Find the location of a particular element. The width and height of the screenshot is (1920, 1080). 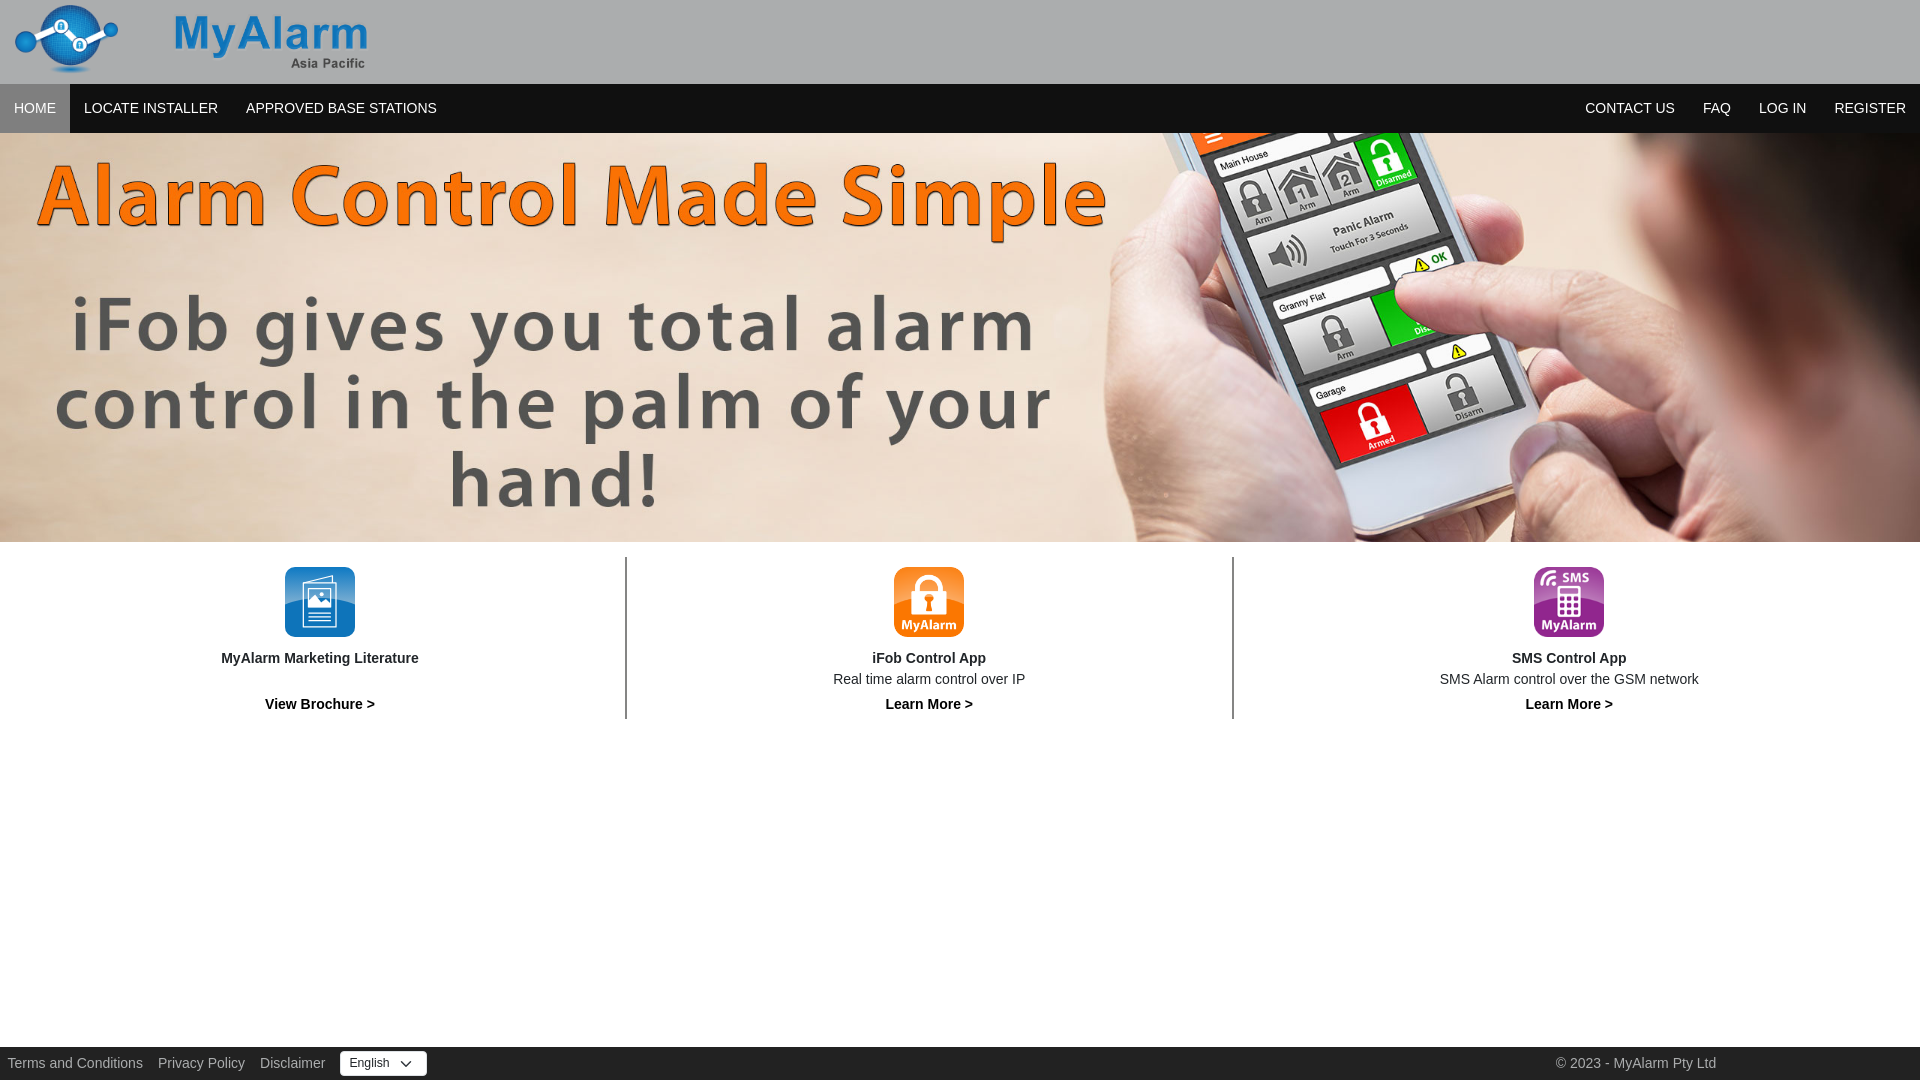

'View Brochure >' is located at coordinates (263, 703).